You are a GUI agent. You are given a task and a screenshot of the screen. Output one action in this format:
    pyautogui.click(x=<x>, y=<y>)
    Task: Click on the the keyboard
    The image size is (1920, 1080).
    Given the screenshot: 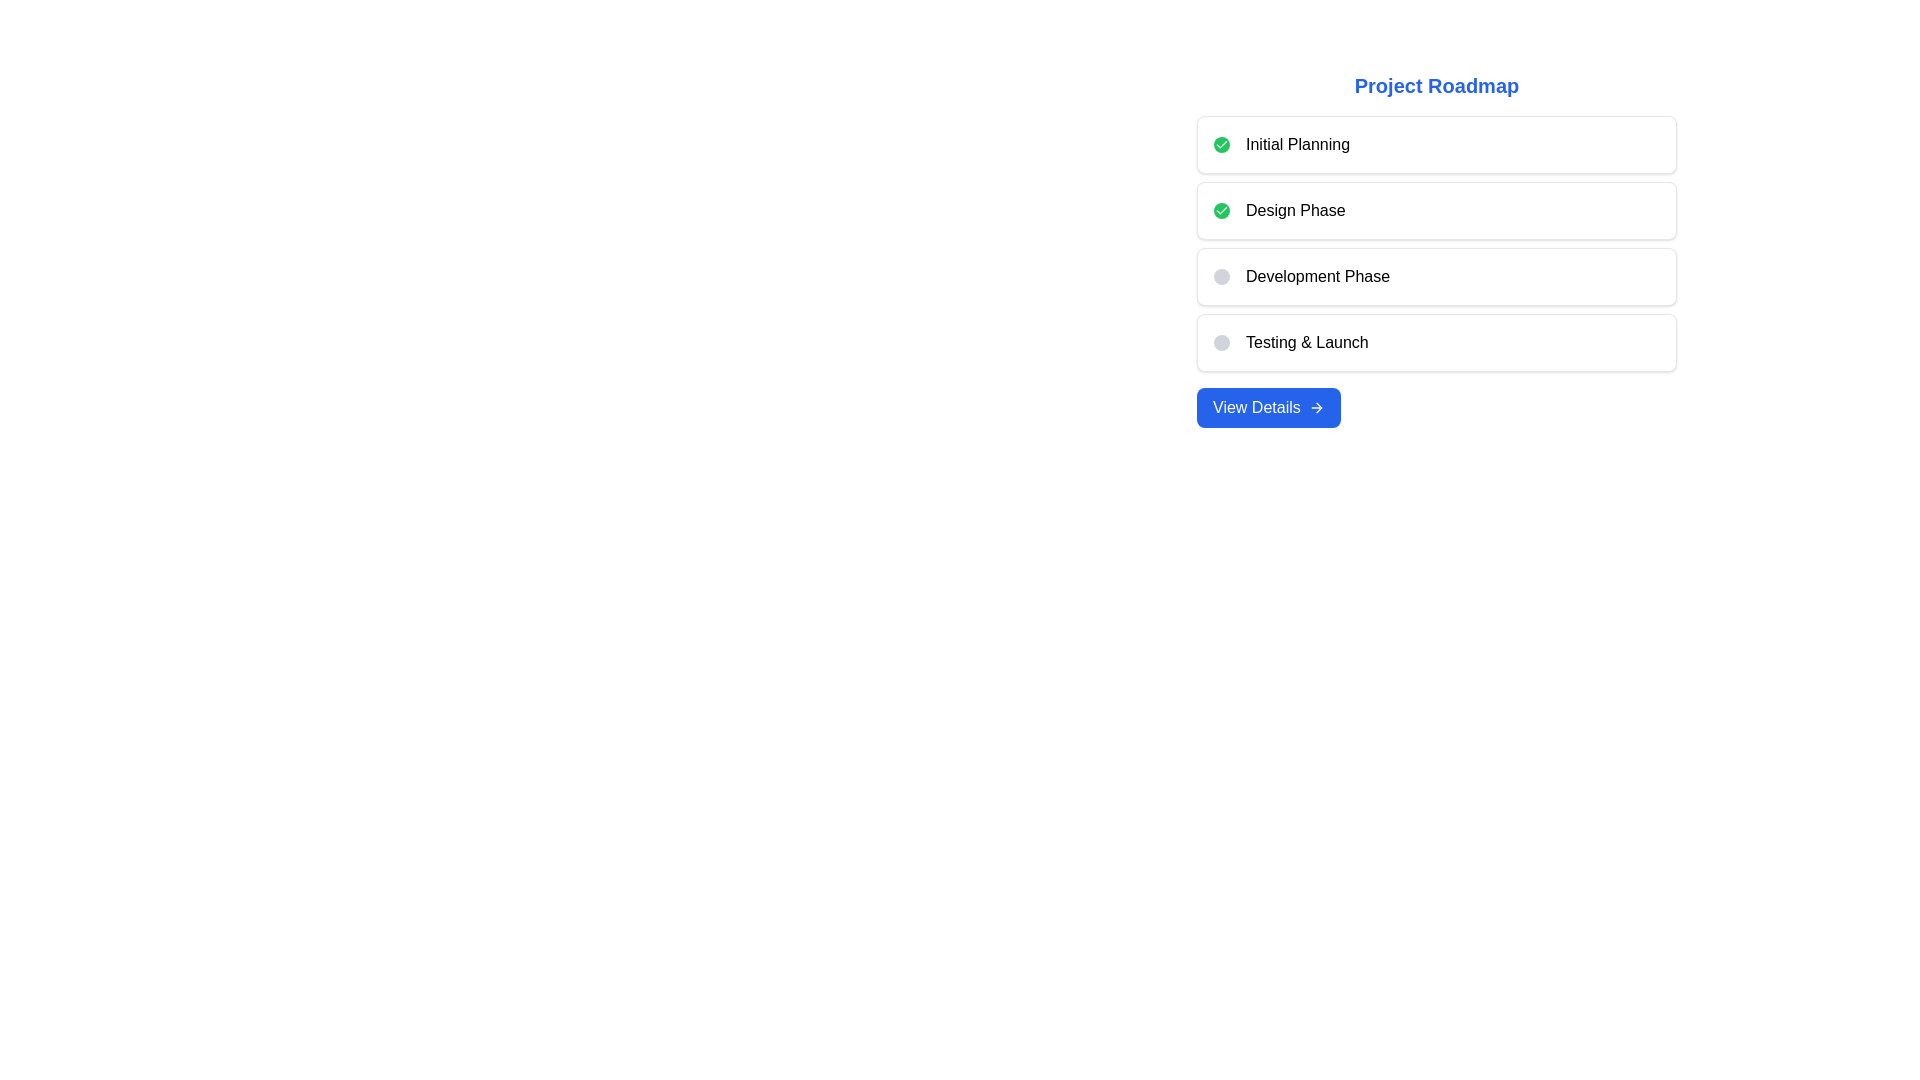 What is the action you would take?
    pyautogui.click(x=1435, y=211)
    